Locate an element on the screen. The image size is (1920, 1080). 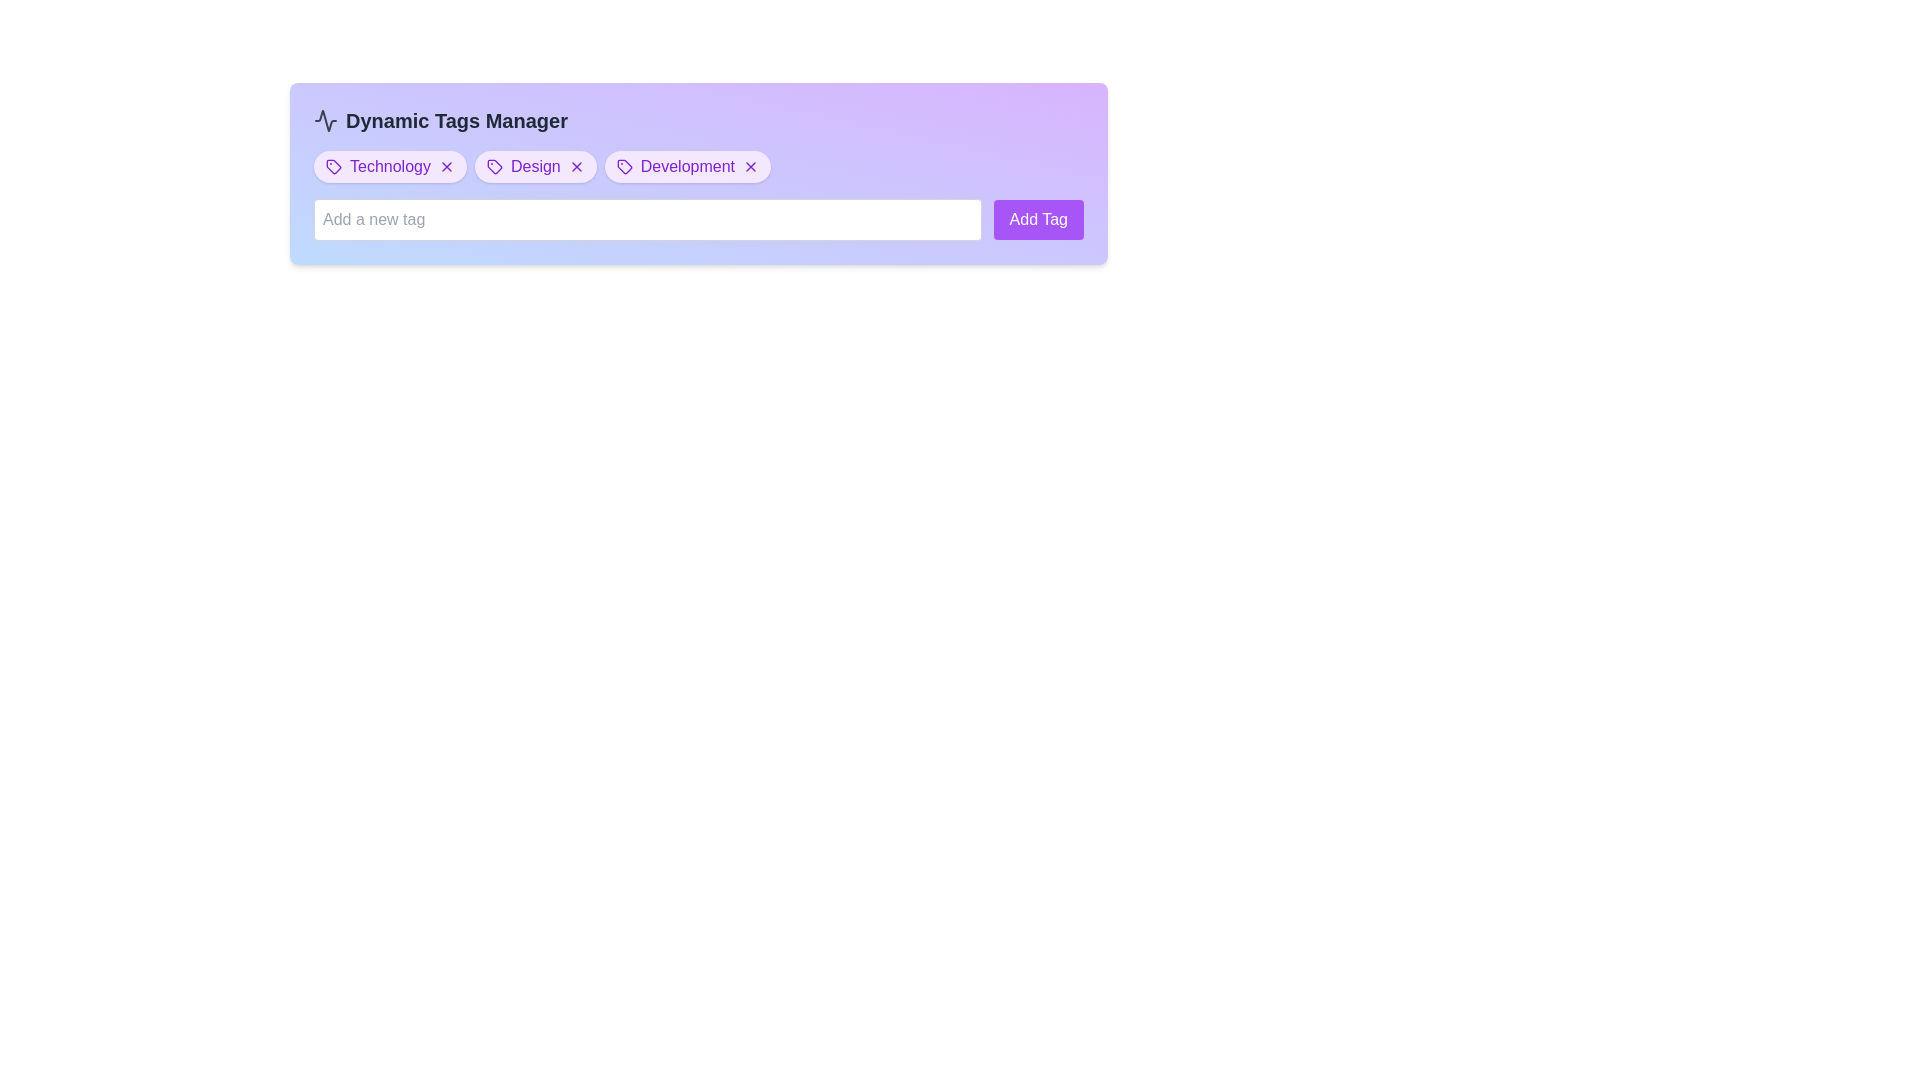
the 'Technology' tag icon located to the left of the word 'Technology' within the tag component is located at coordinates (334, 165).